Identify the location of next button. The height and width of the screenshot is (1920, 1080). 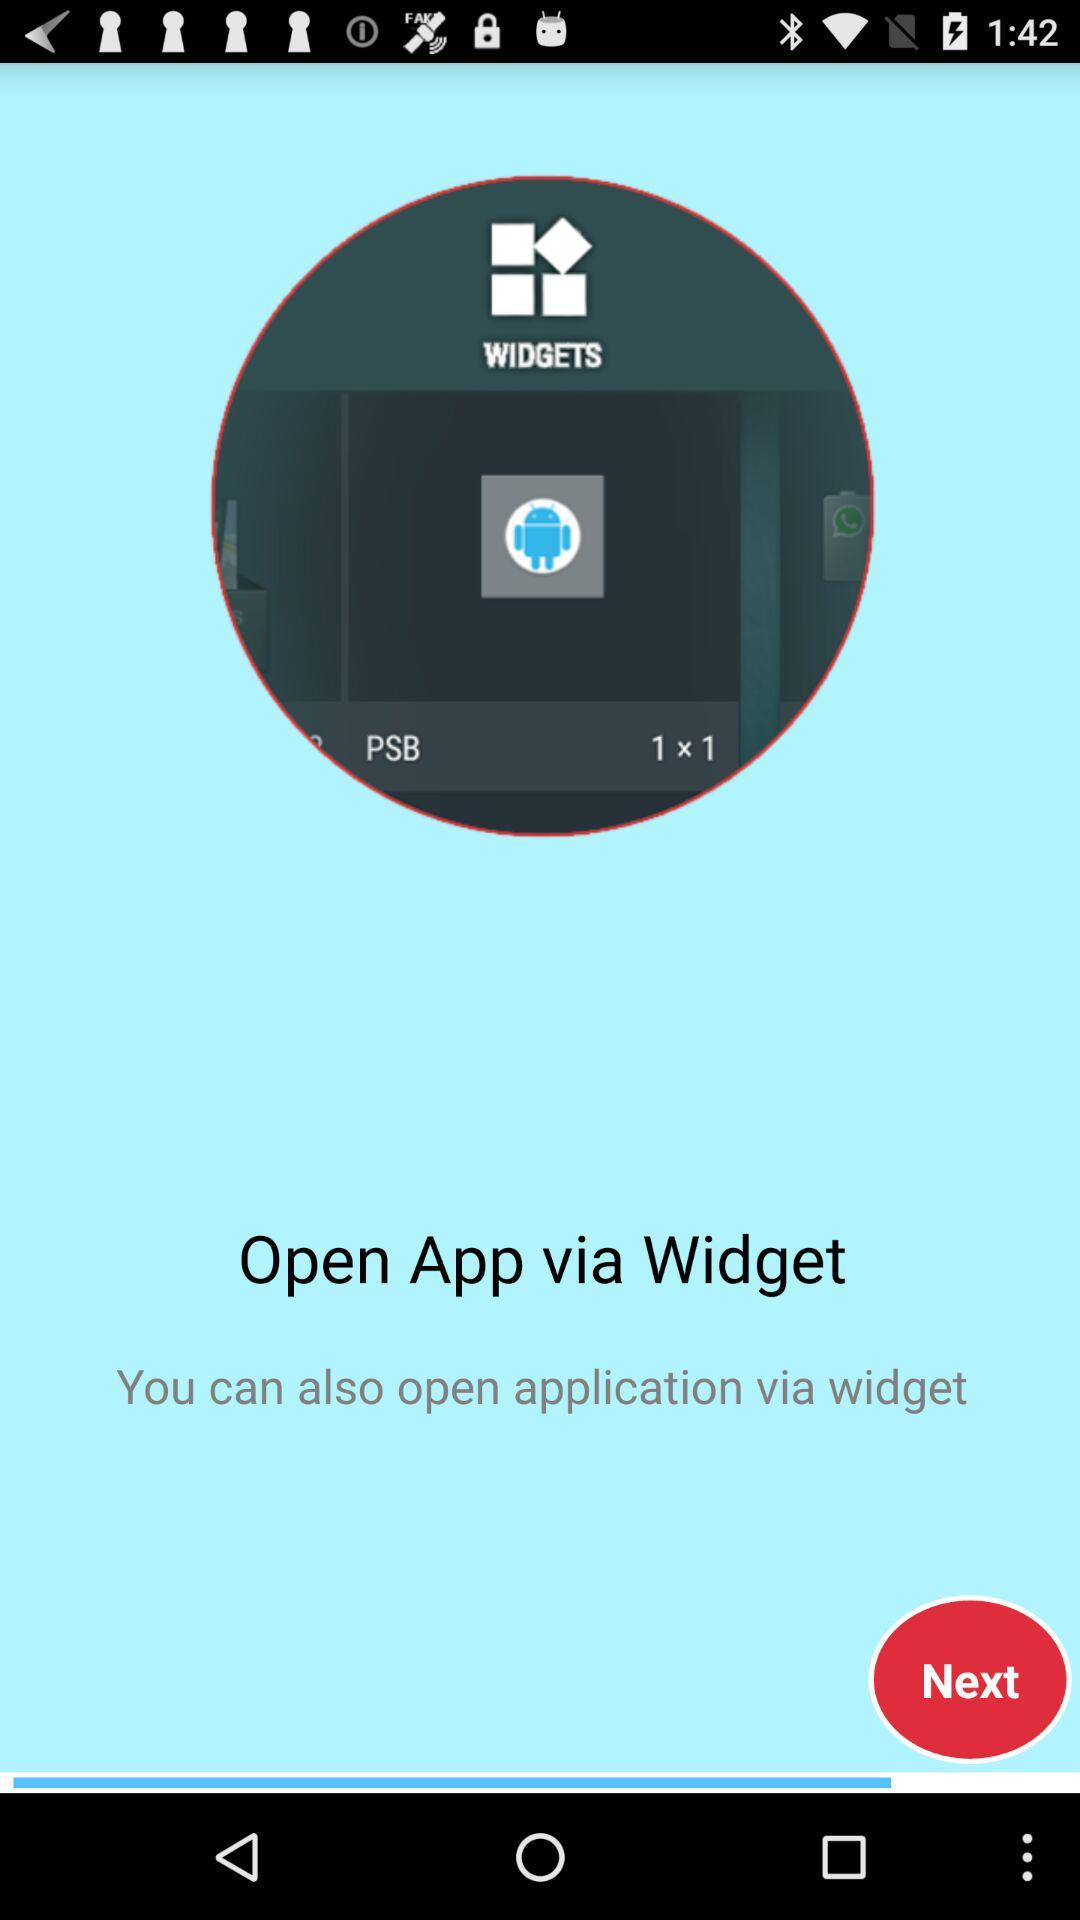
(969, 1679).